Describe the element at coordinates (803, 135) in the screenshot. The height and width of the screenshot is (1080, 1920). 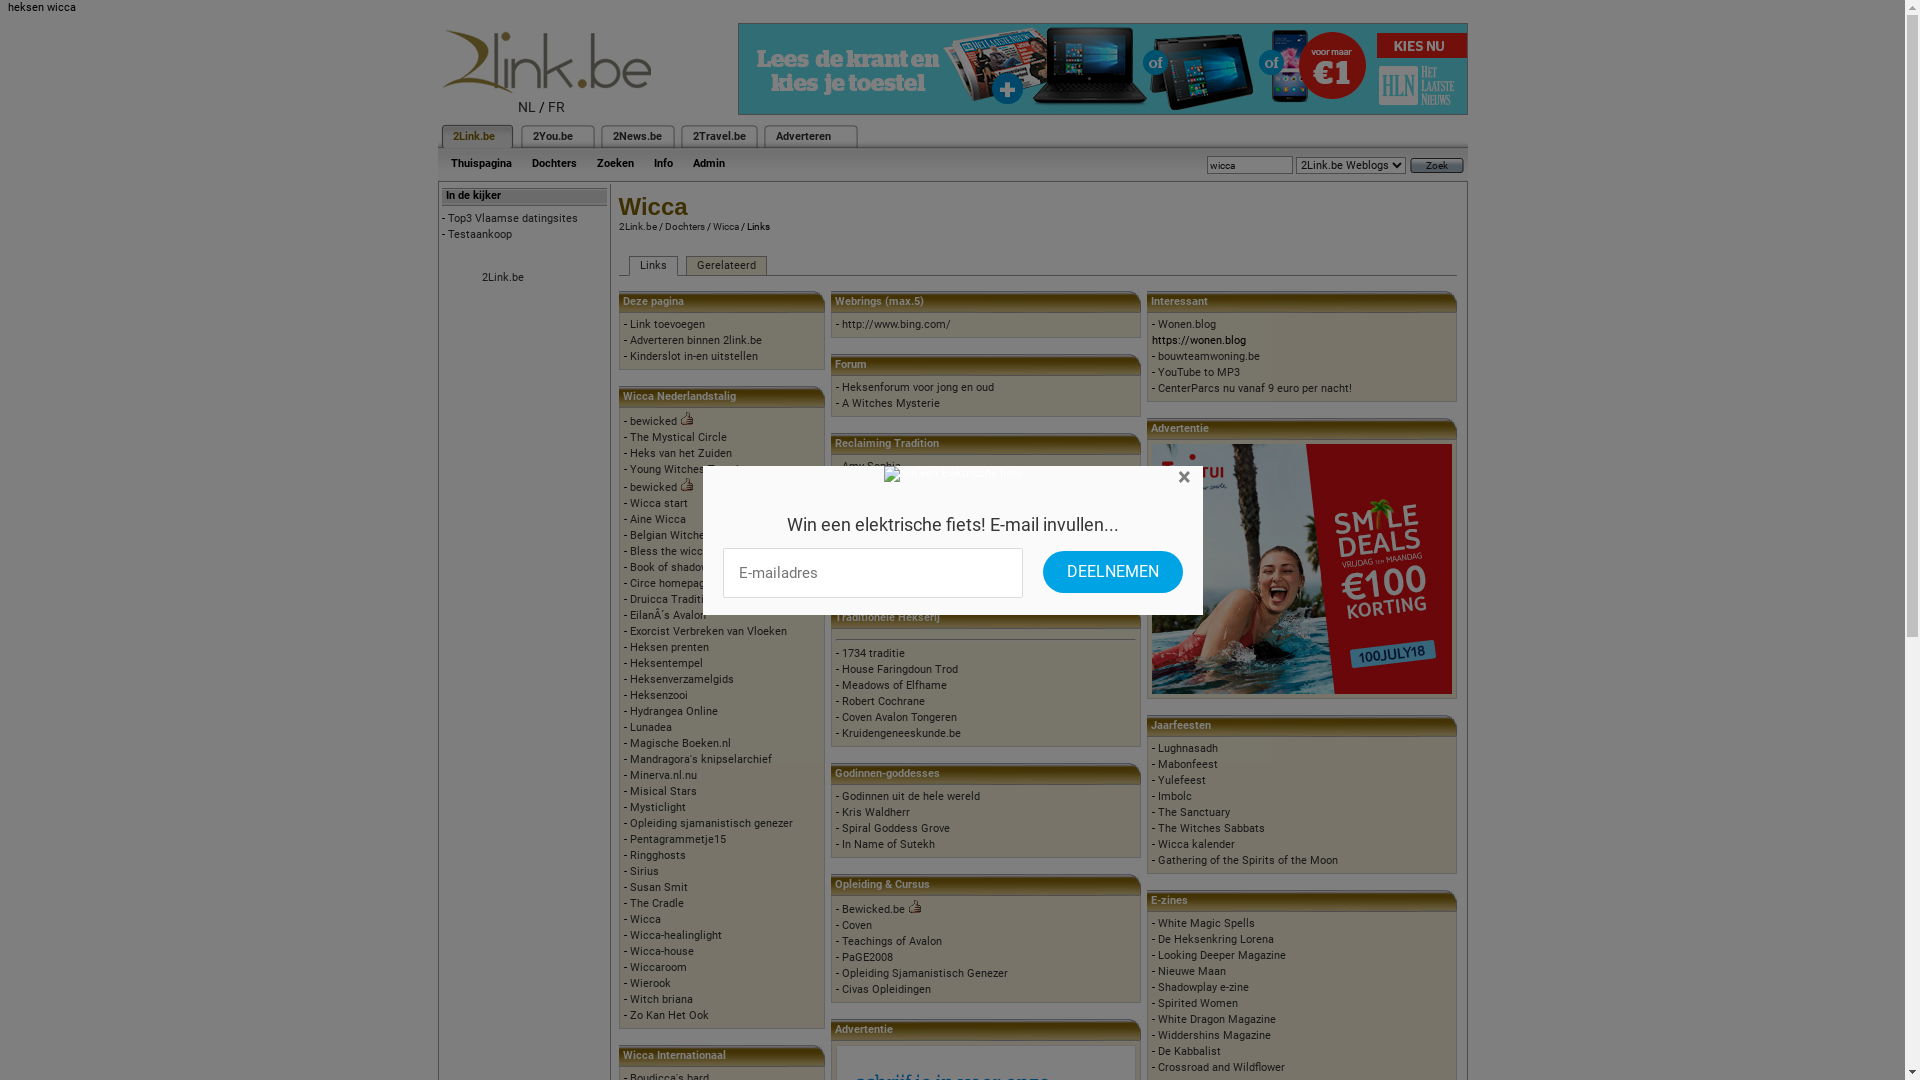
I see `'Adverteren'` at that location.